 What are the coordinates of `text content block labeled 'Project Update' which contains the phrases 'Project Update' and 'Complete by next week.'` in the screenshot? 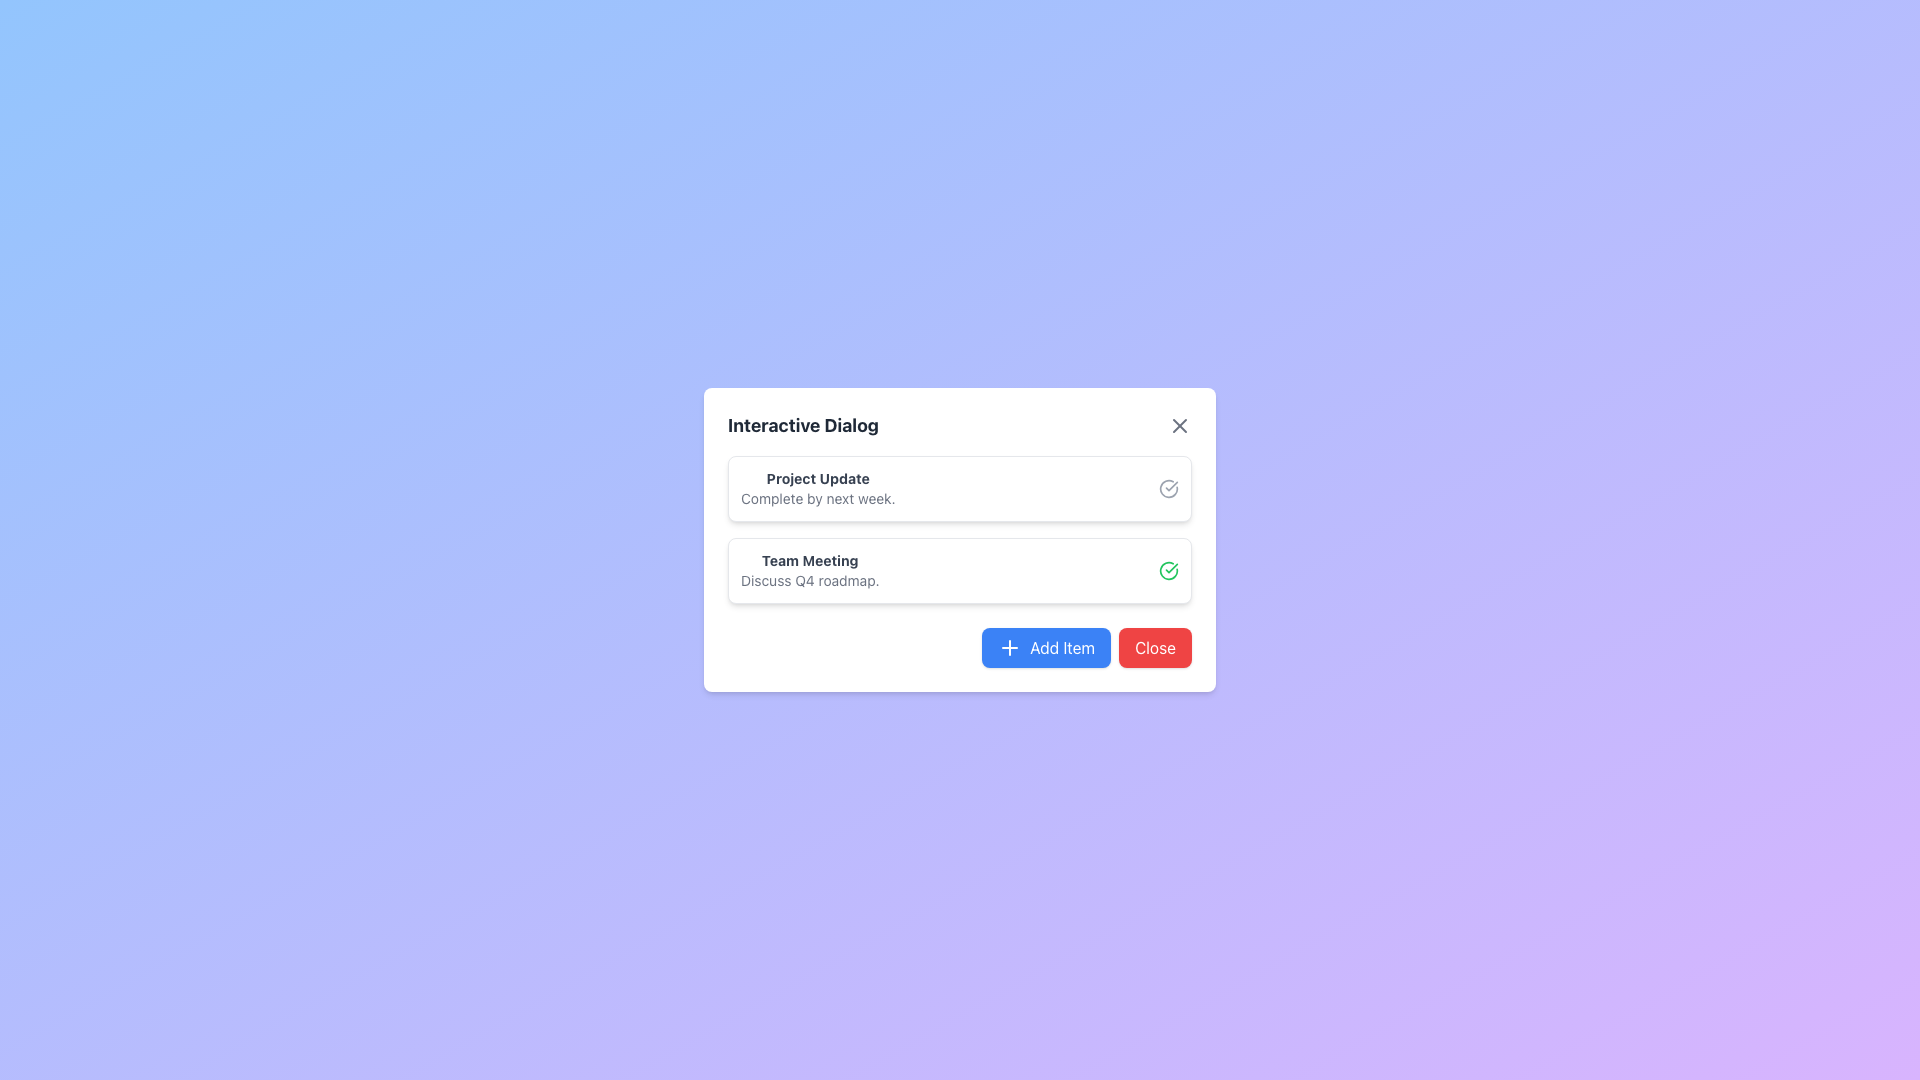 It's located at (818, 489).